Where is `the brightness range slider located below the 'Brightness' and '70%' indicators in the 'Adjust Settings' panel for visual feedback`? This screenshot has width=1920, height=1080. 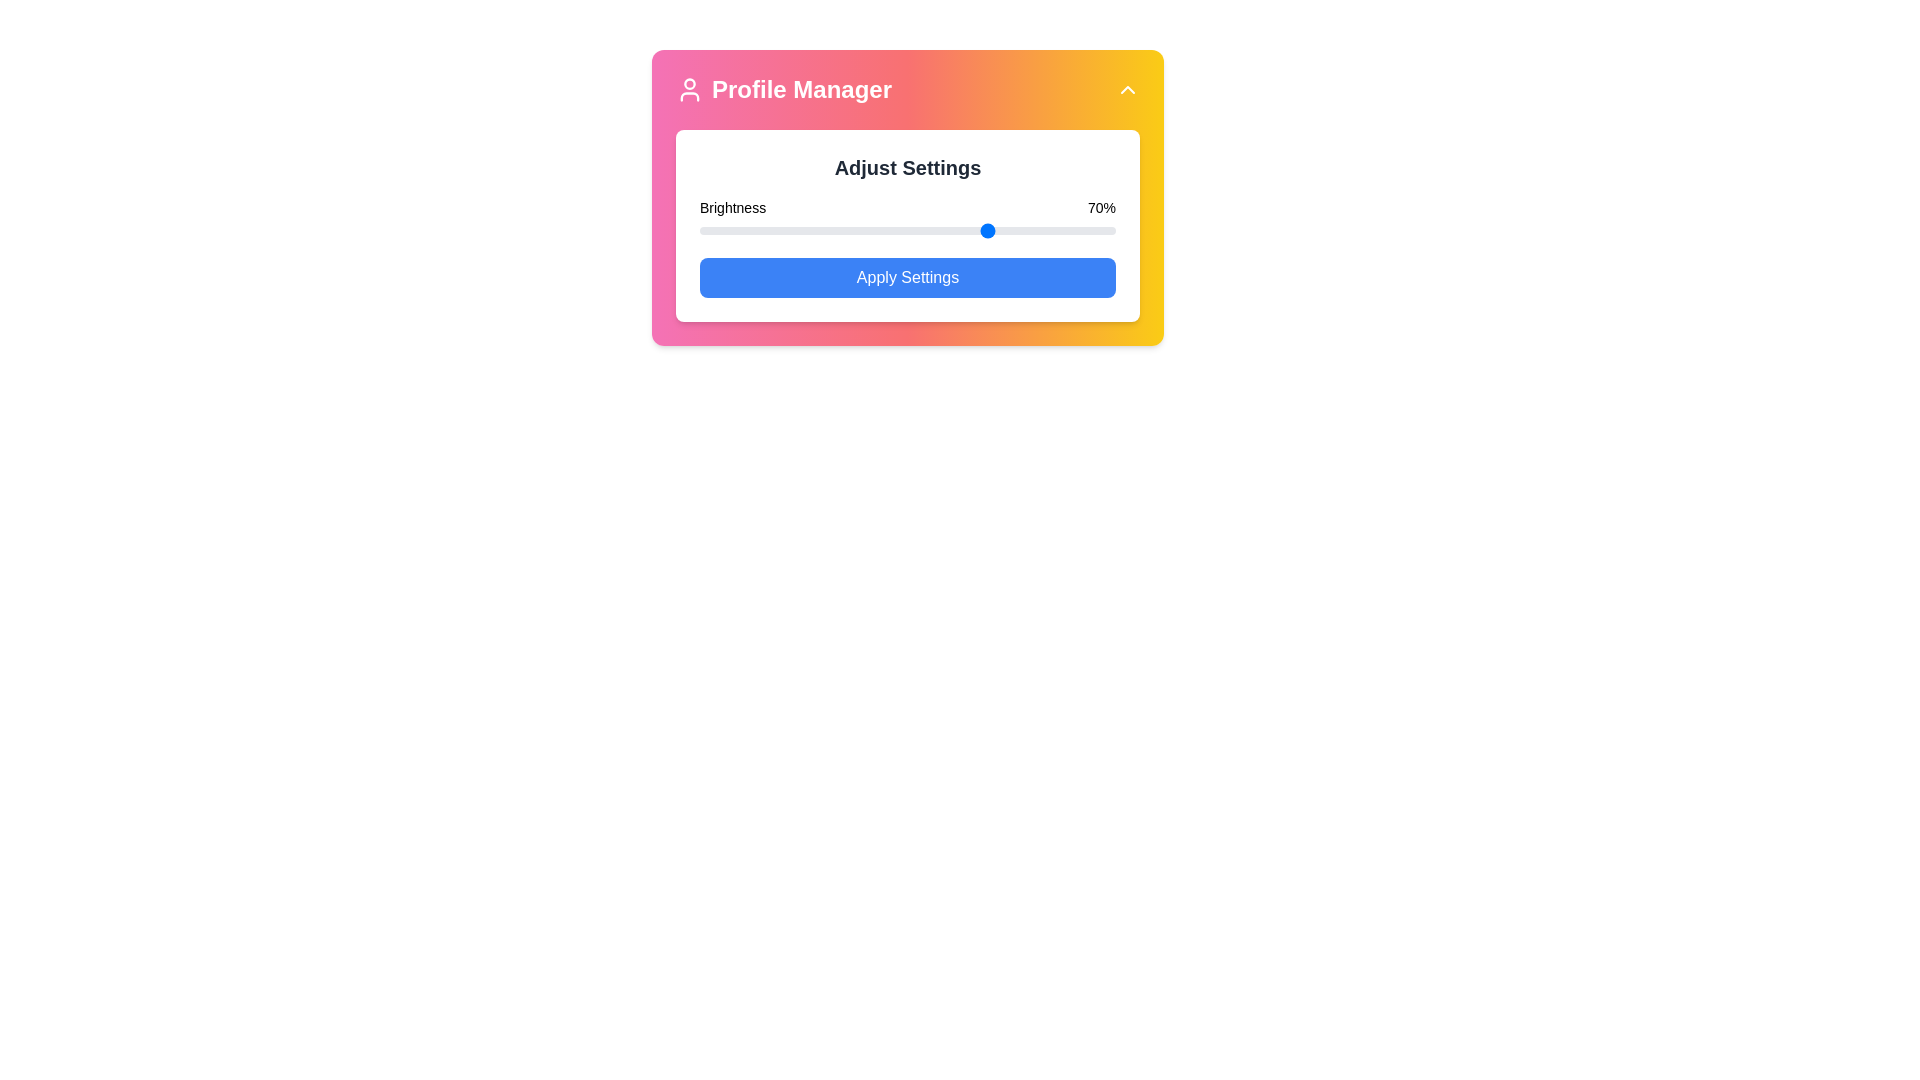
the brightness range slider located below the 'Brightness' and '70%' indicators in the 'Adjust Settings' panel for visual feedback is located at coordinates (906, 230).